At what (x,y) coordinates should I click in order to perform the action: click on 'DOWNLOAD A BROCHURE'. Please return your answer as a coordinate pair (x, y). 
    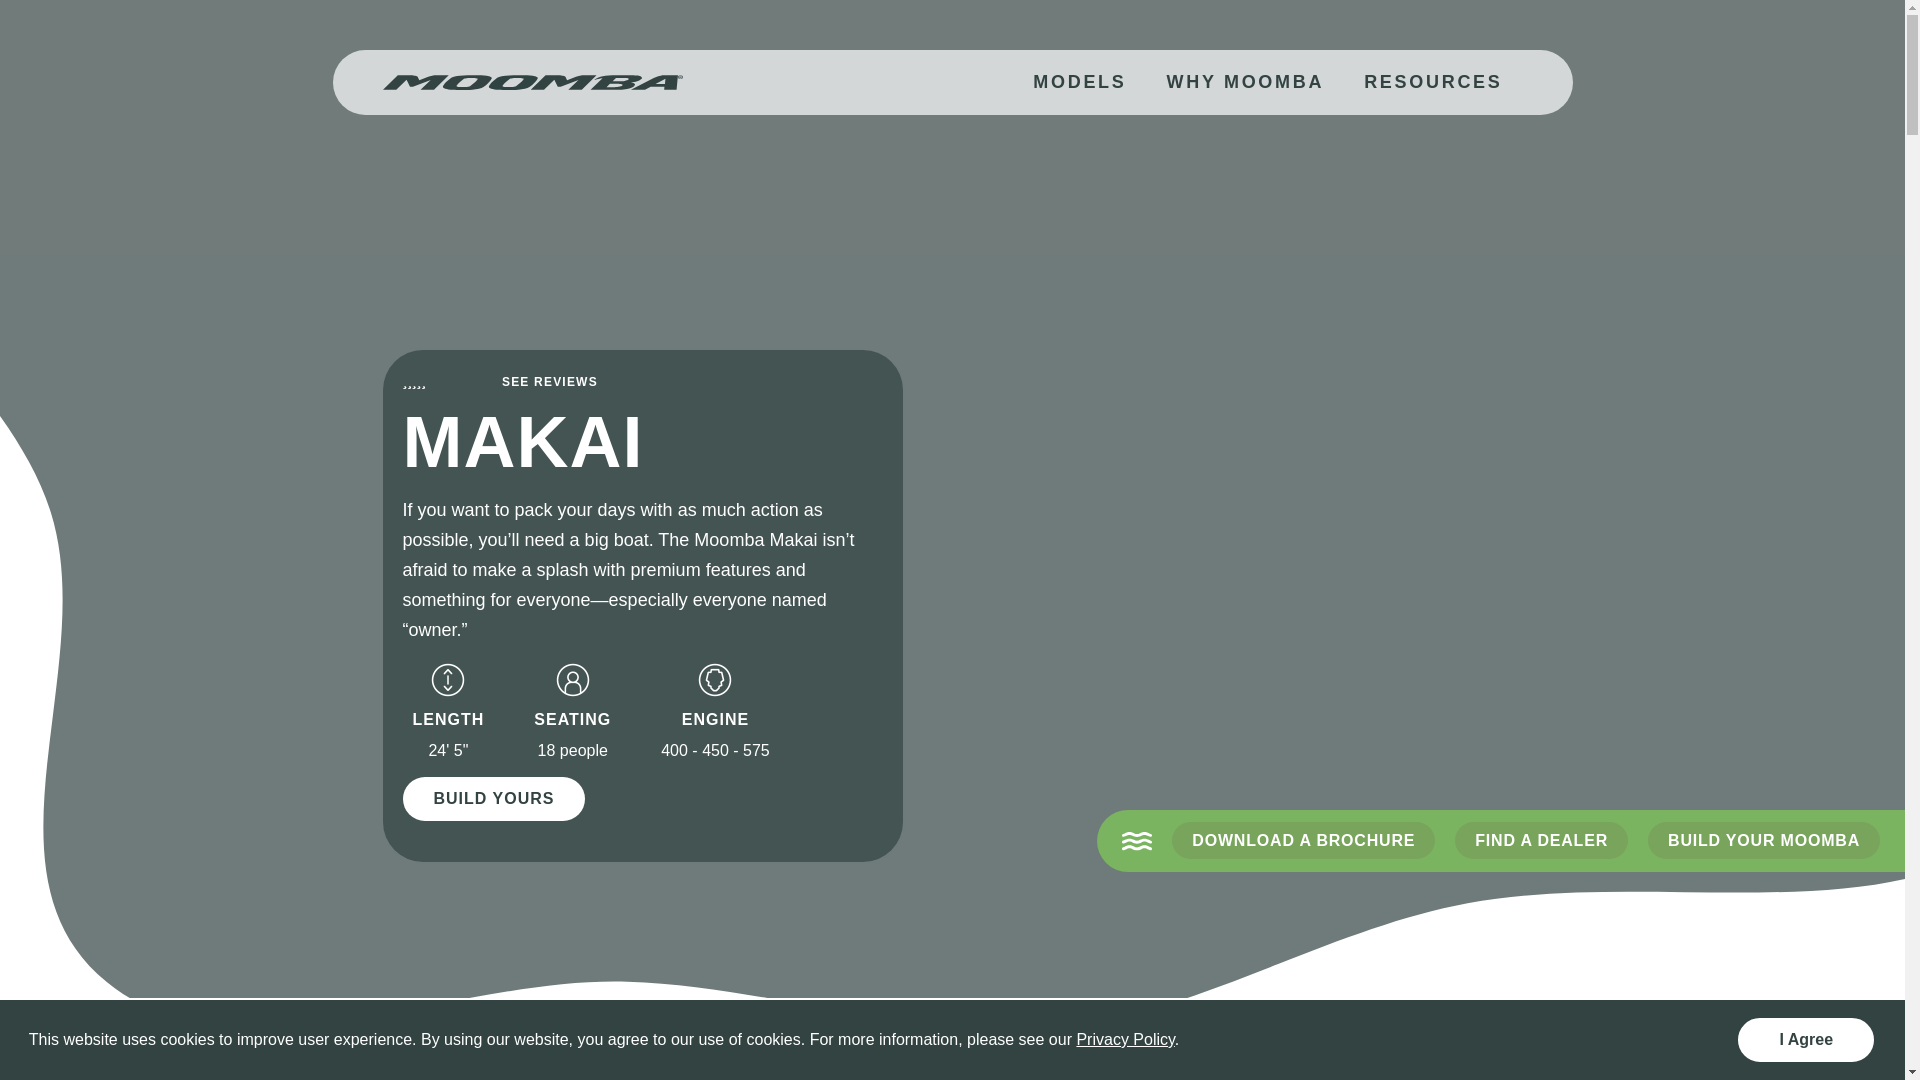
    Looking at the image, I should click on (1171, 840).